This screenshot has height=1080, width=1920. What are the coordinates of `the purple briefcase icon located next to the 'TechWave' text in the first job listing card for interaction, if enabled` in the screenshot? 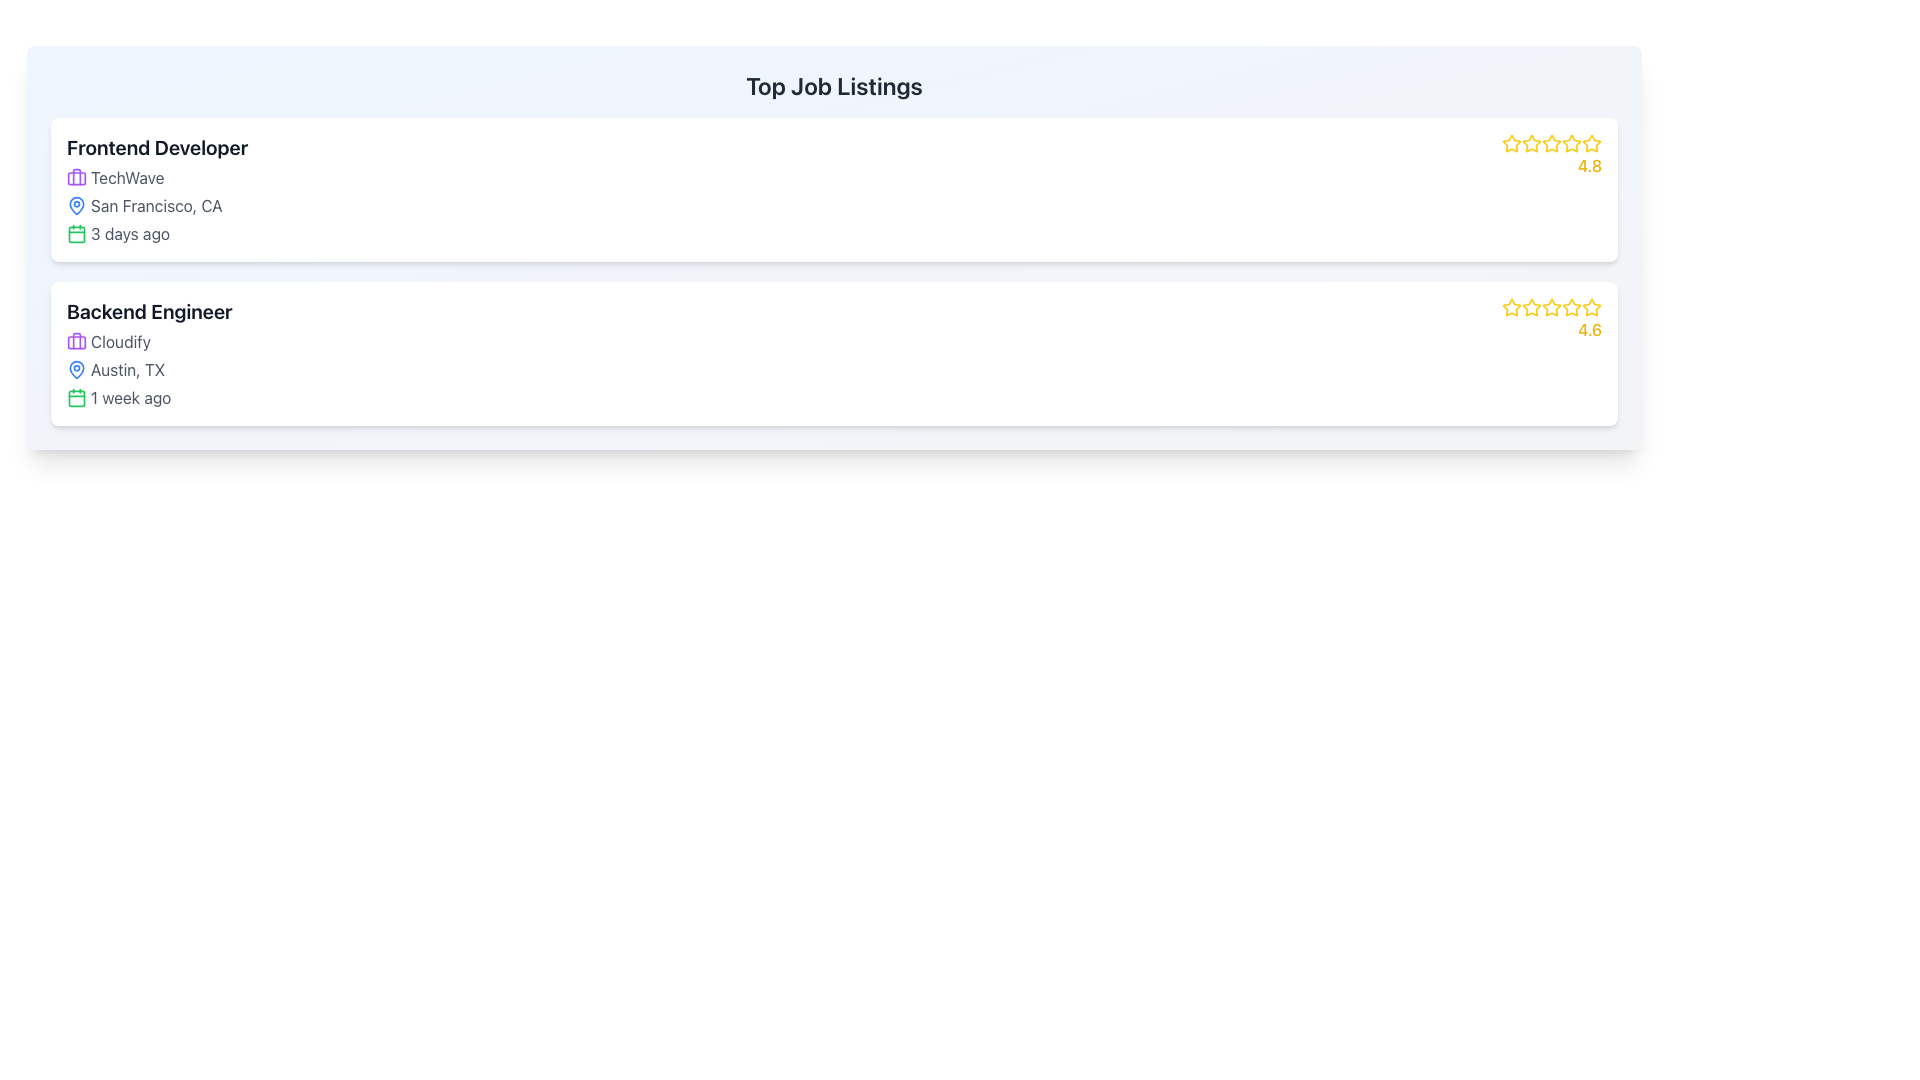 It's located at (76, 176).